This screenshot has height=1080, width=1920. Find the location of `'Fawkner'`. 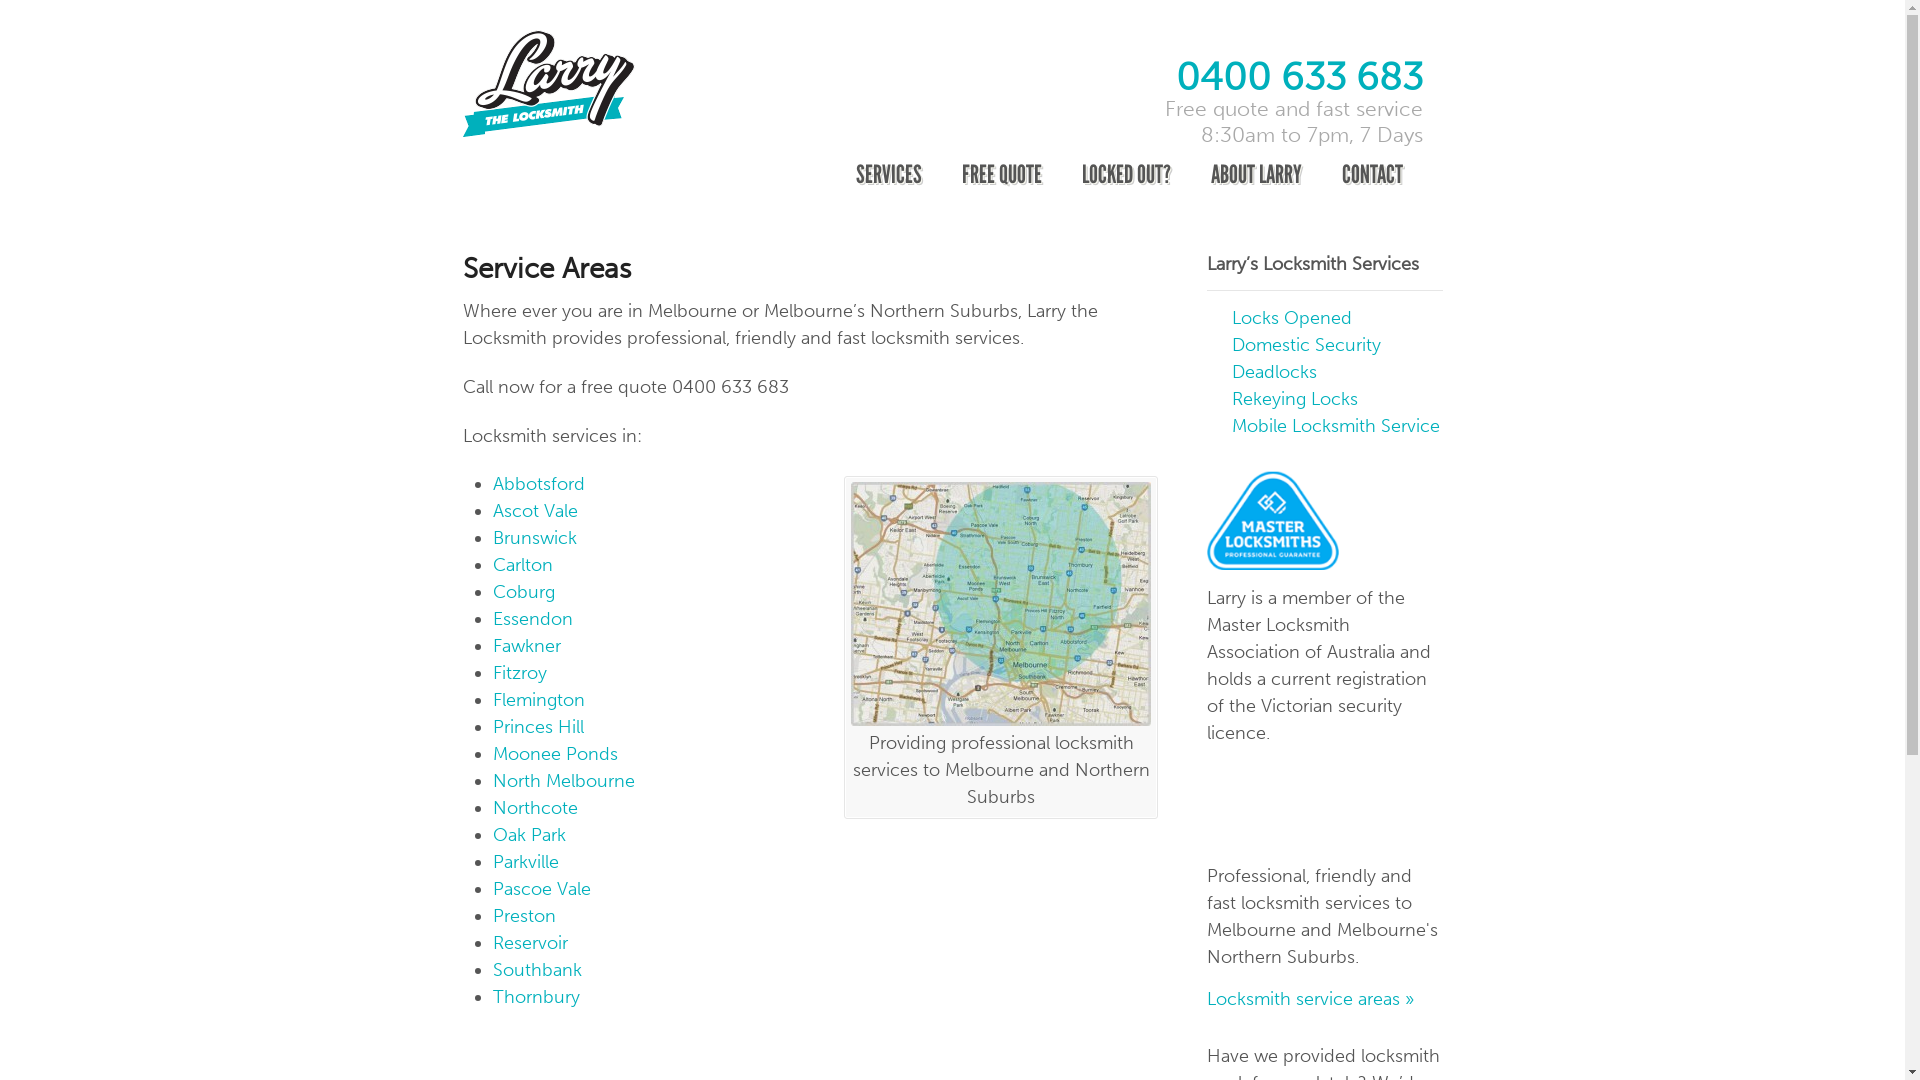

'Fawkner' is located at coordinates (526, 645).